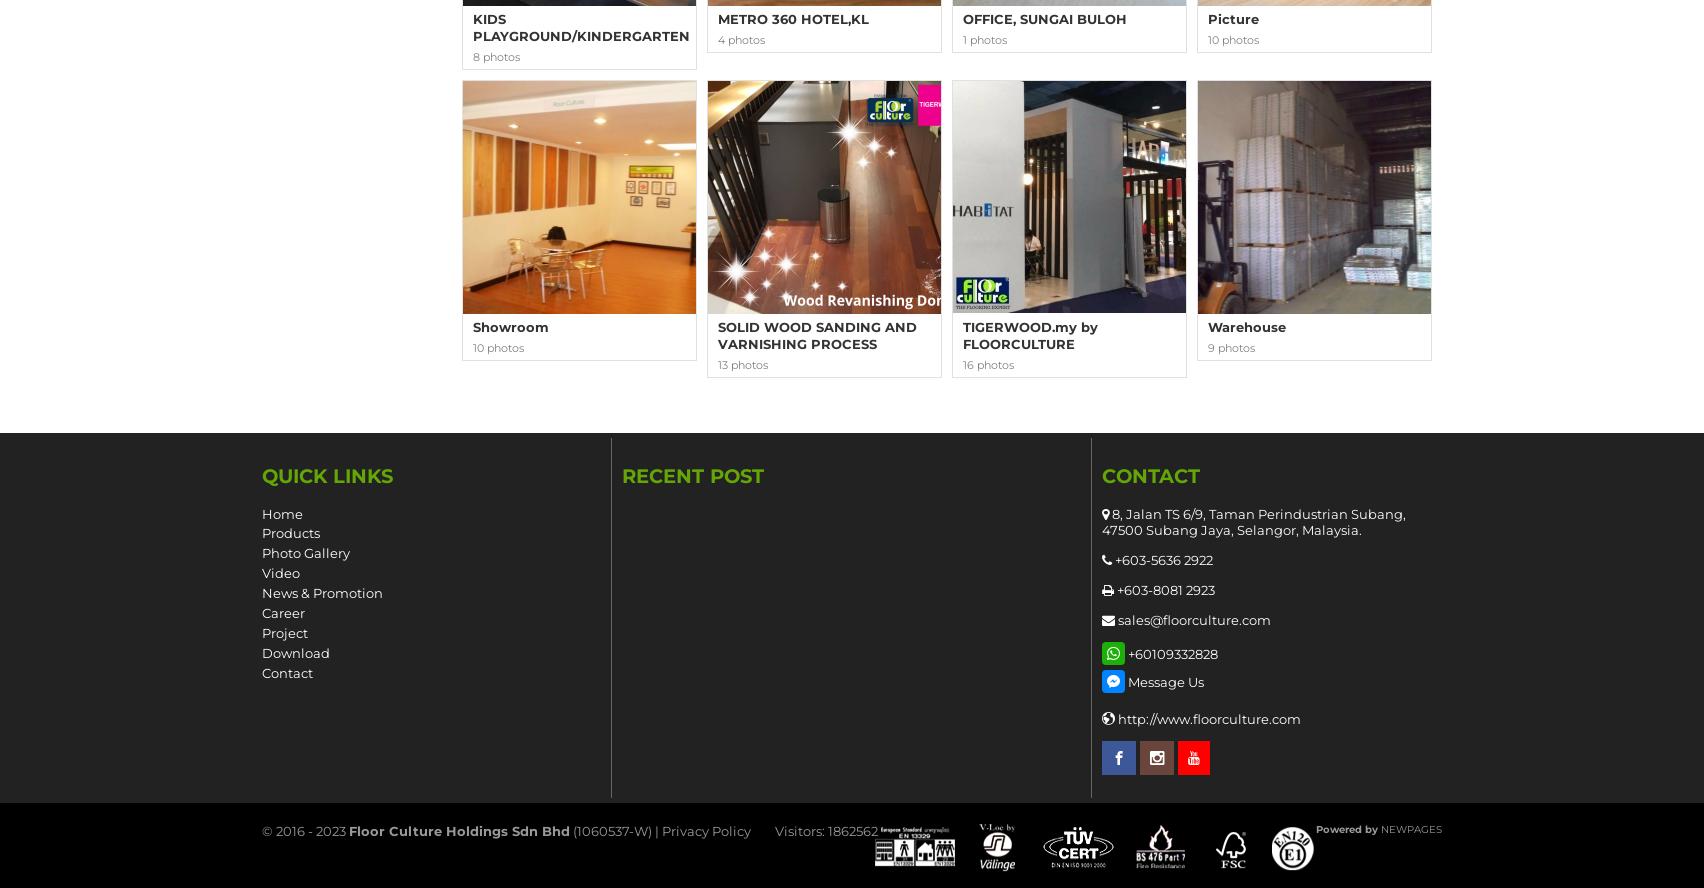 Image resolution: width=1704 pixels, height=888 pixels. Describe the element at coordinates (261, 573) in the screenshot. I see `'Video'` at that location.